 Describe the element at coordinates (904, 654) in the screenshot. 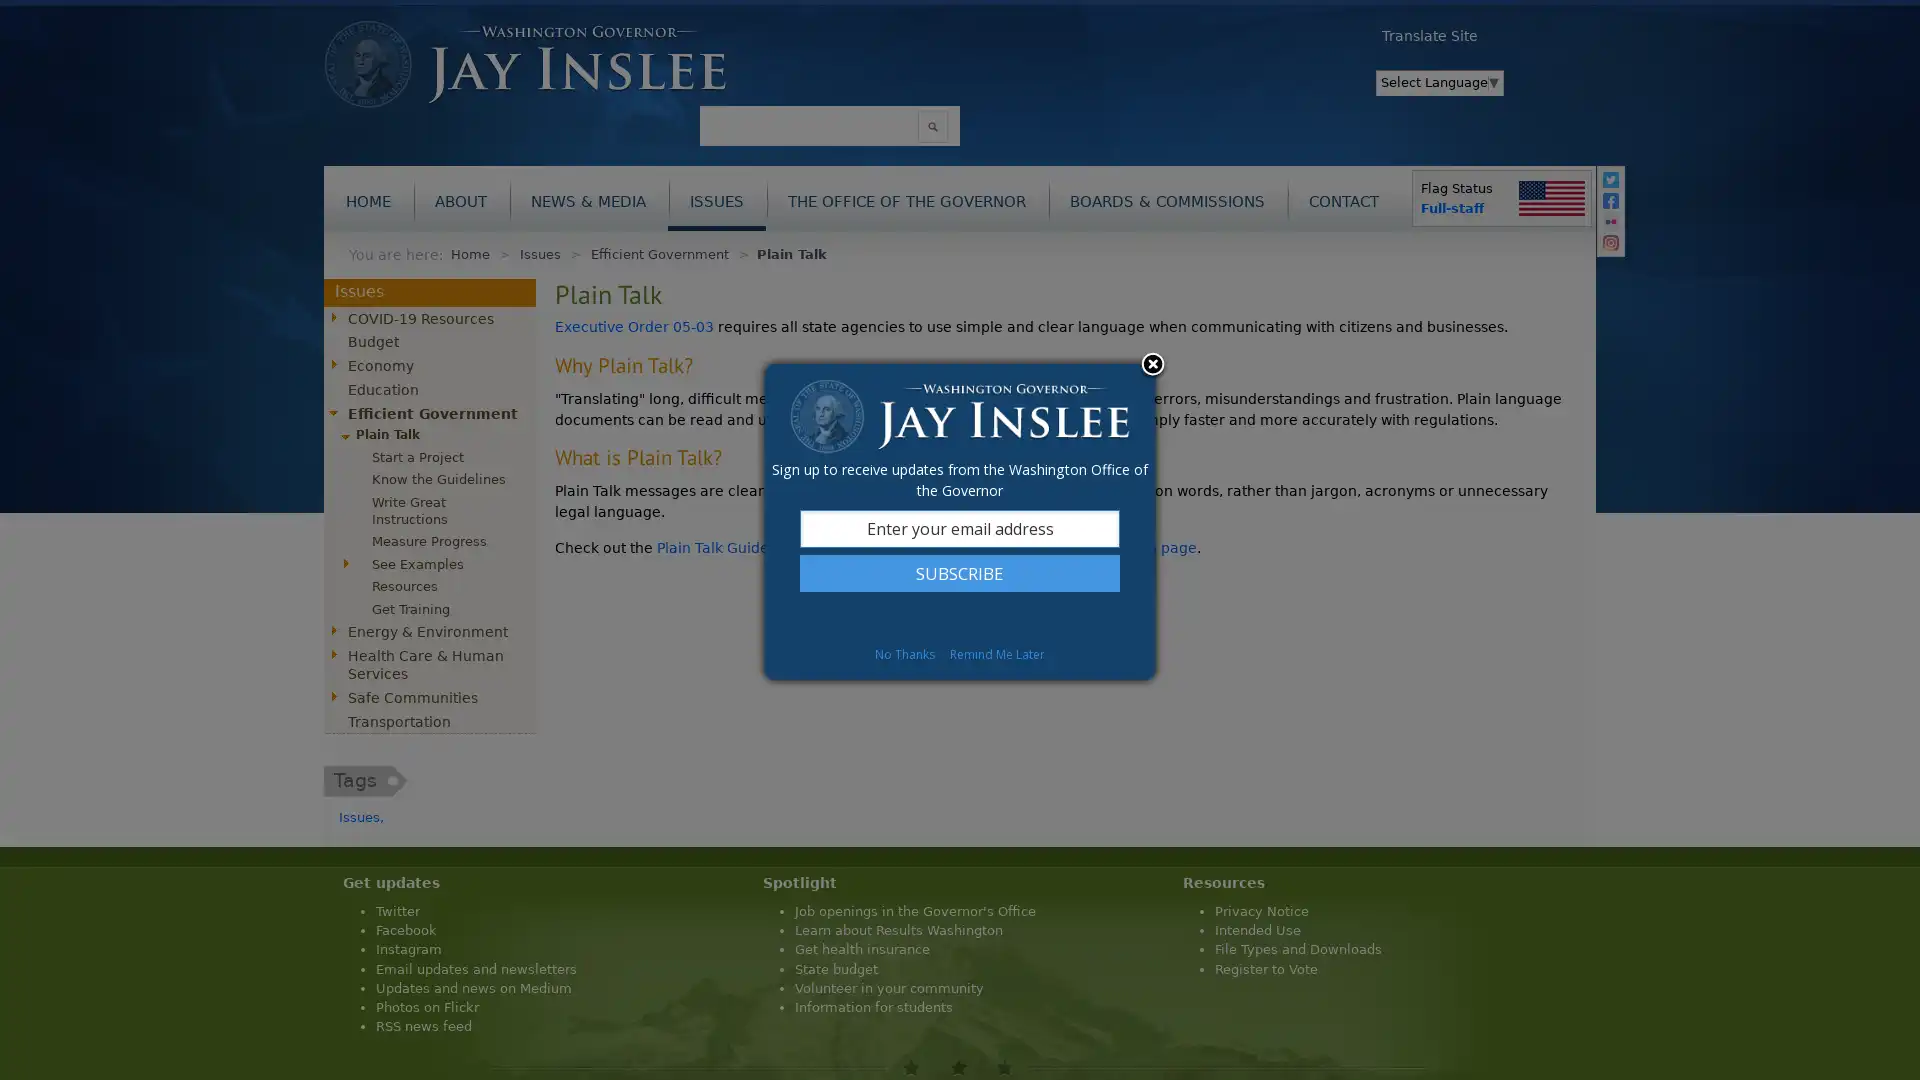

I see `No Thanks` at that location.